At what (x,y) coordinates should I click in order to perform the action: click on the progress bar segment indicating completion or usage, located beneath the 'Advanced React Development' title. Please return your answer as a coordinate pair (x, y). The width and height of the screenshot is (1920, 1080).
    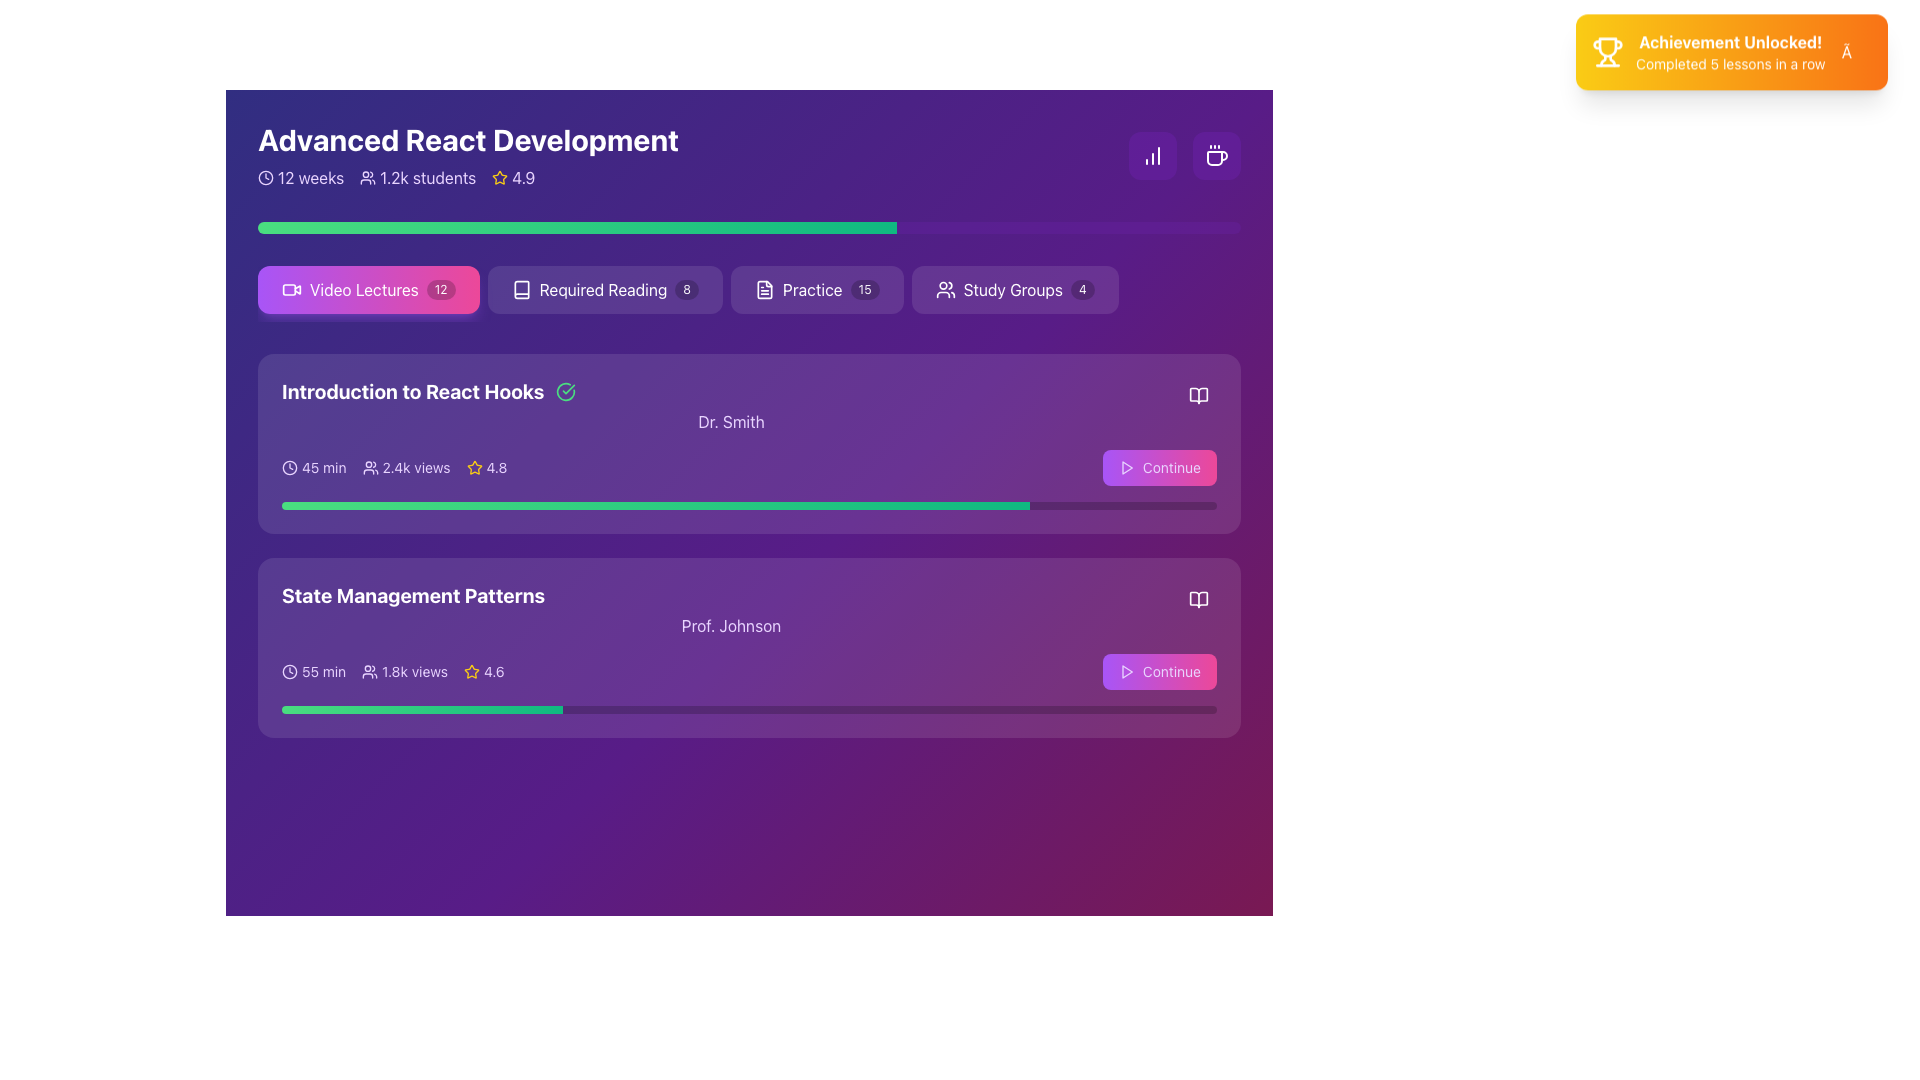
    Looking at the image, I should click on (576, 226).